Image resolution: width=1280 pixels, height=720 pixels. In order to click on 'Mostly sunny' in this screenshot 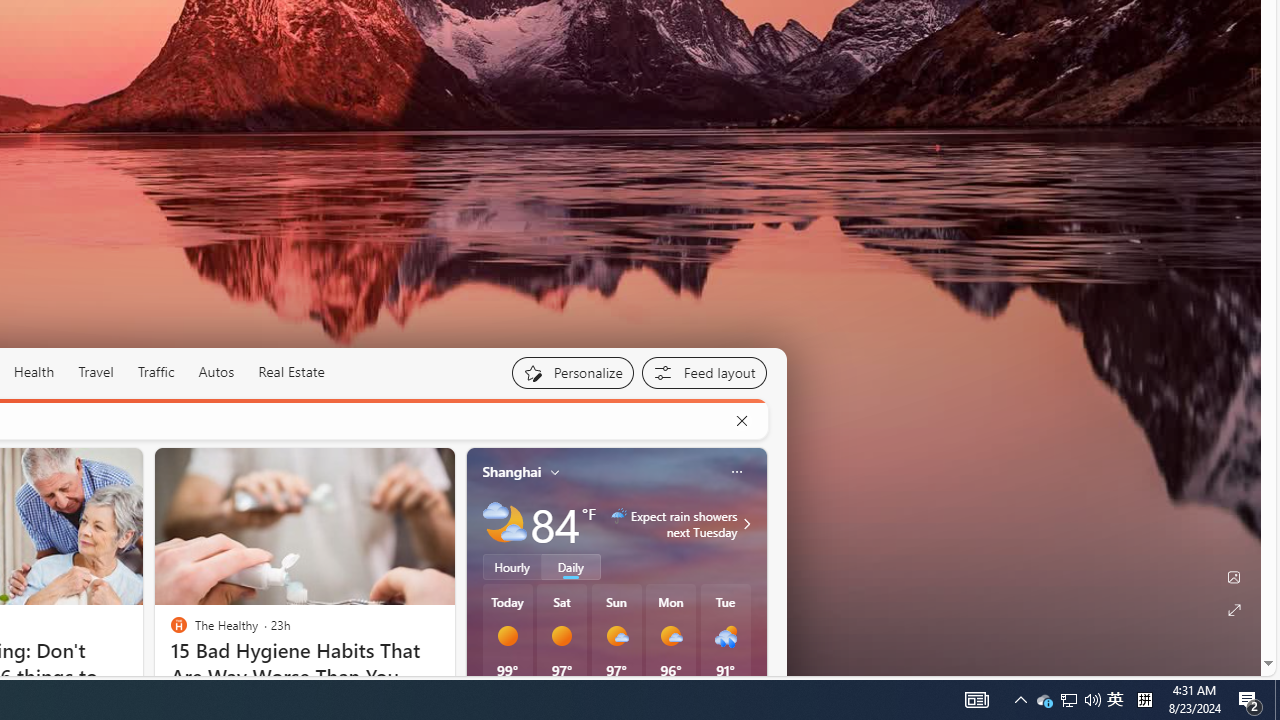, I will do `click(670, 636)`.